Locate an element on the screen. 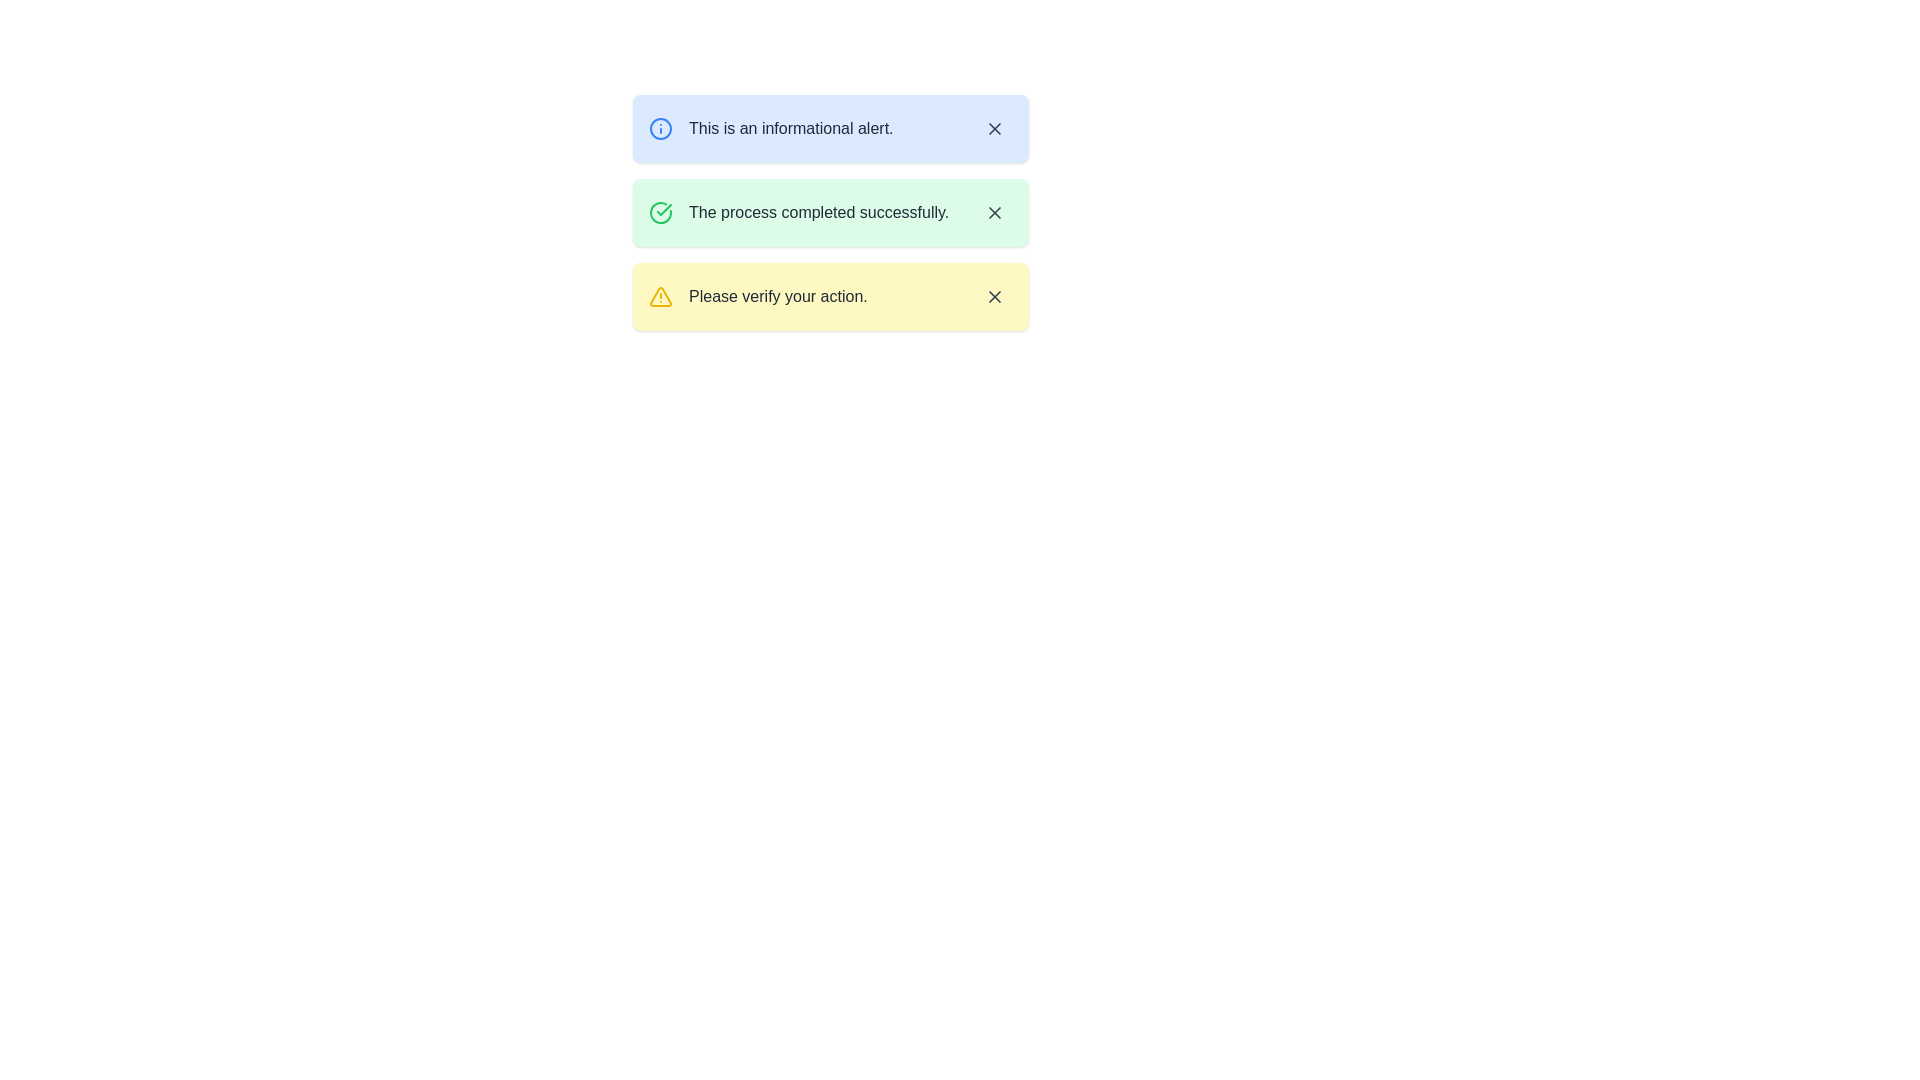 The image size is (1920, 1080). the dismiss button located at the top-right corner of the yellow warning message box that contains the text 'Please verify your action.' is located at coordinates (994, 297).